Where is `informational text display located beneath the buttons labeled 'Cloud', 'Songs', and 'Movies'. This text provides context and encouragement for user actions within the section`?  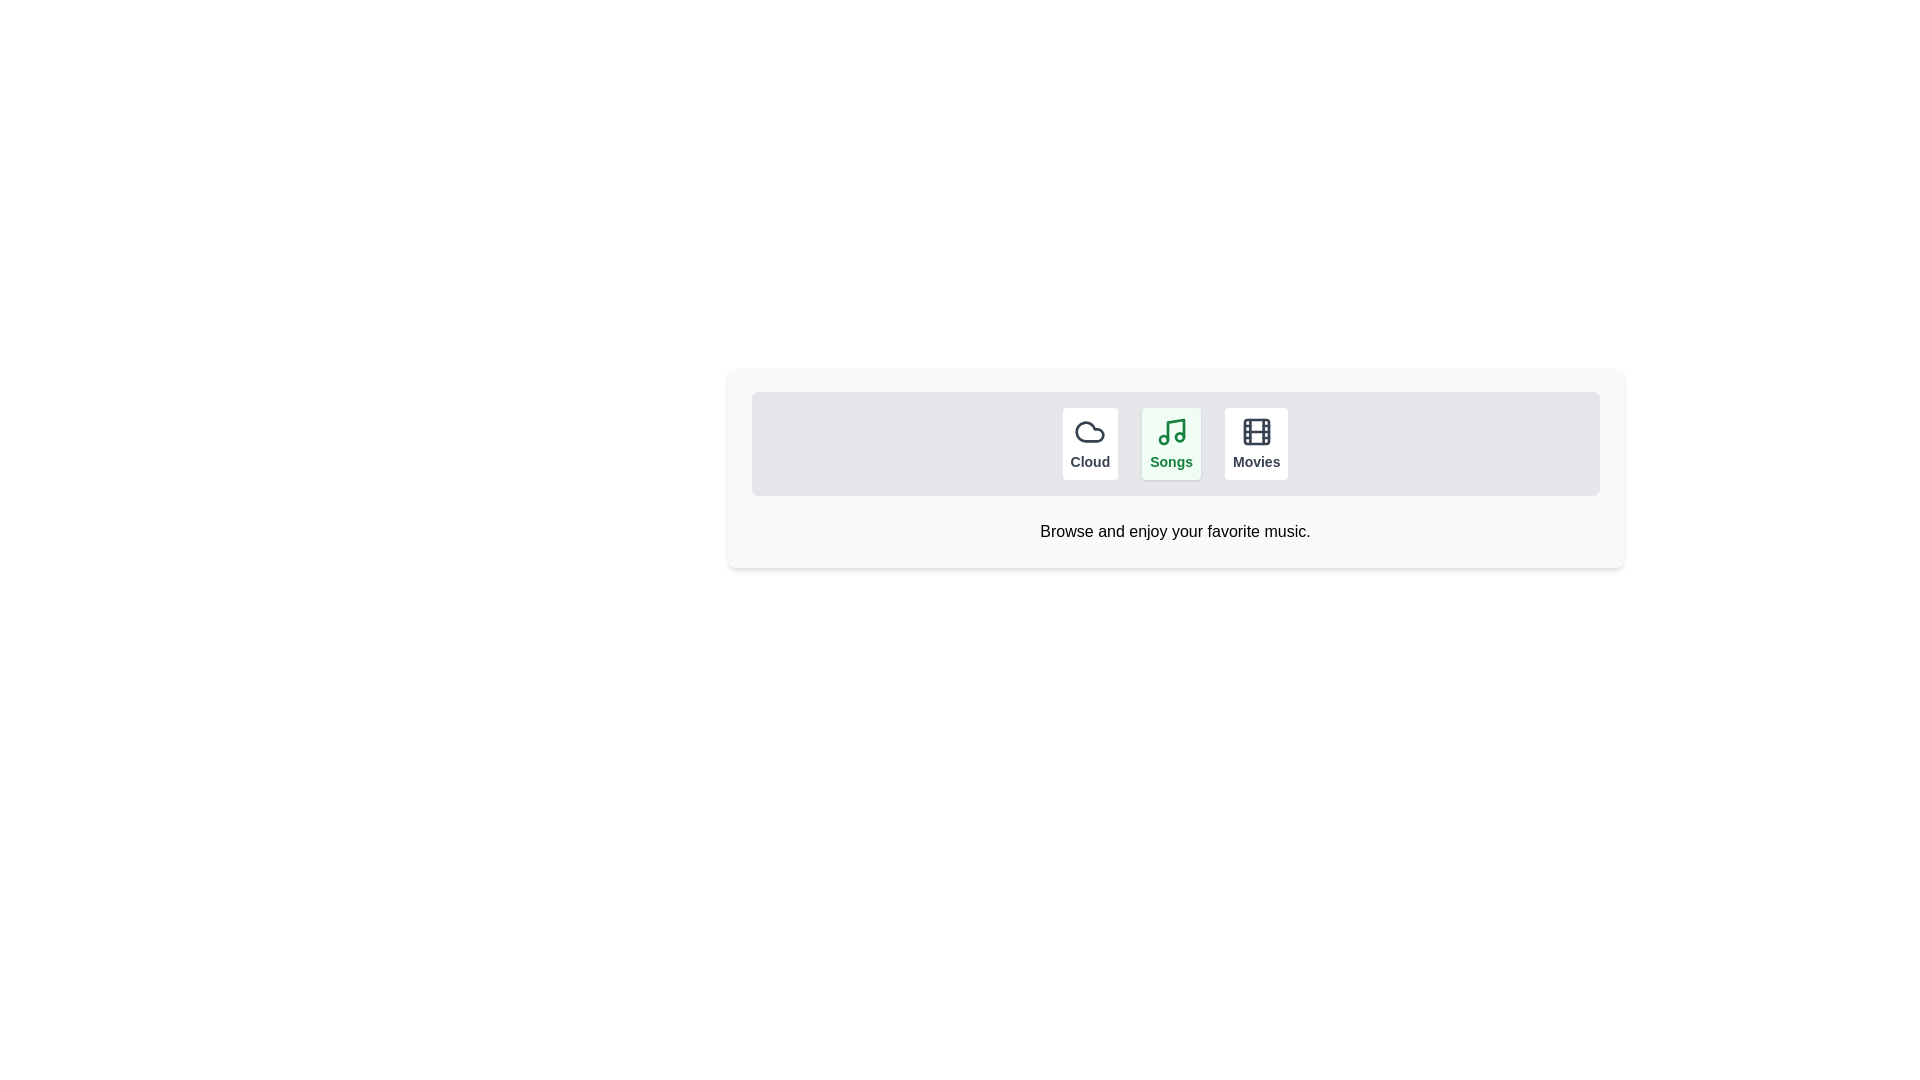
informational text display located beneath the buttons labeled 'Cloud', 'Songs', and 'Movies'. This text provides context and encouragement for user actions within the section is located at coordinates (1175, 531).